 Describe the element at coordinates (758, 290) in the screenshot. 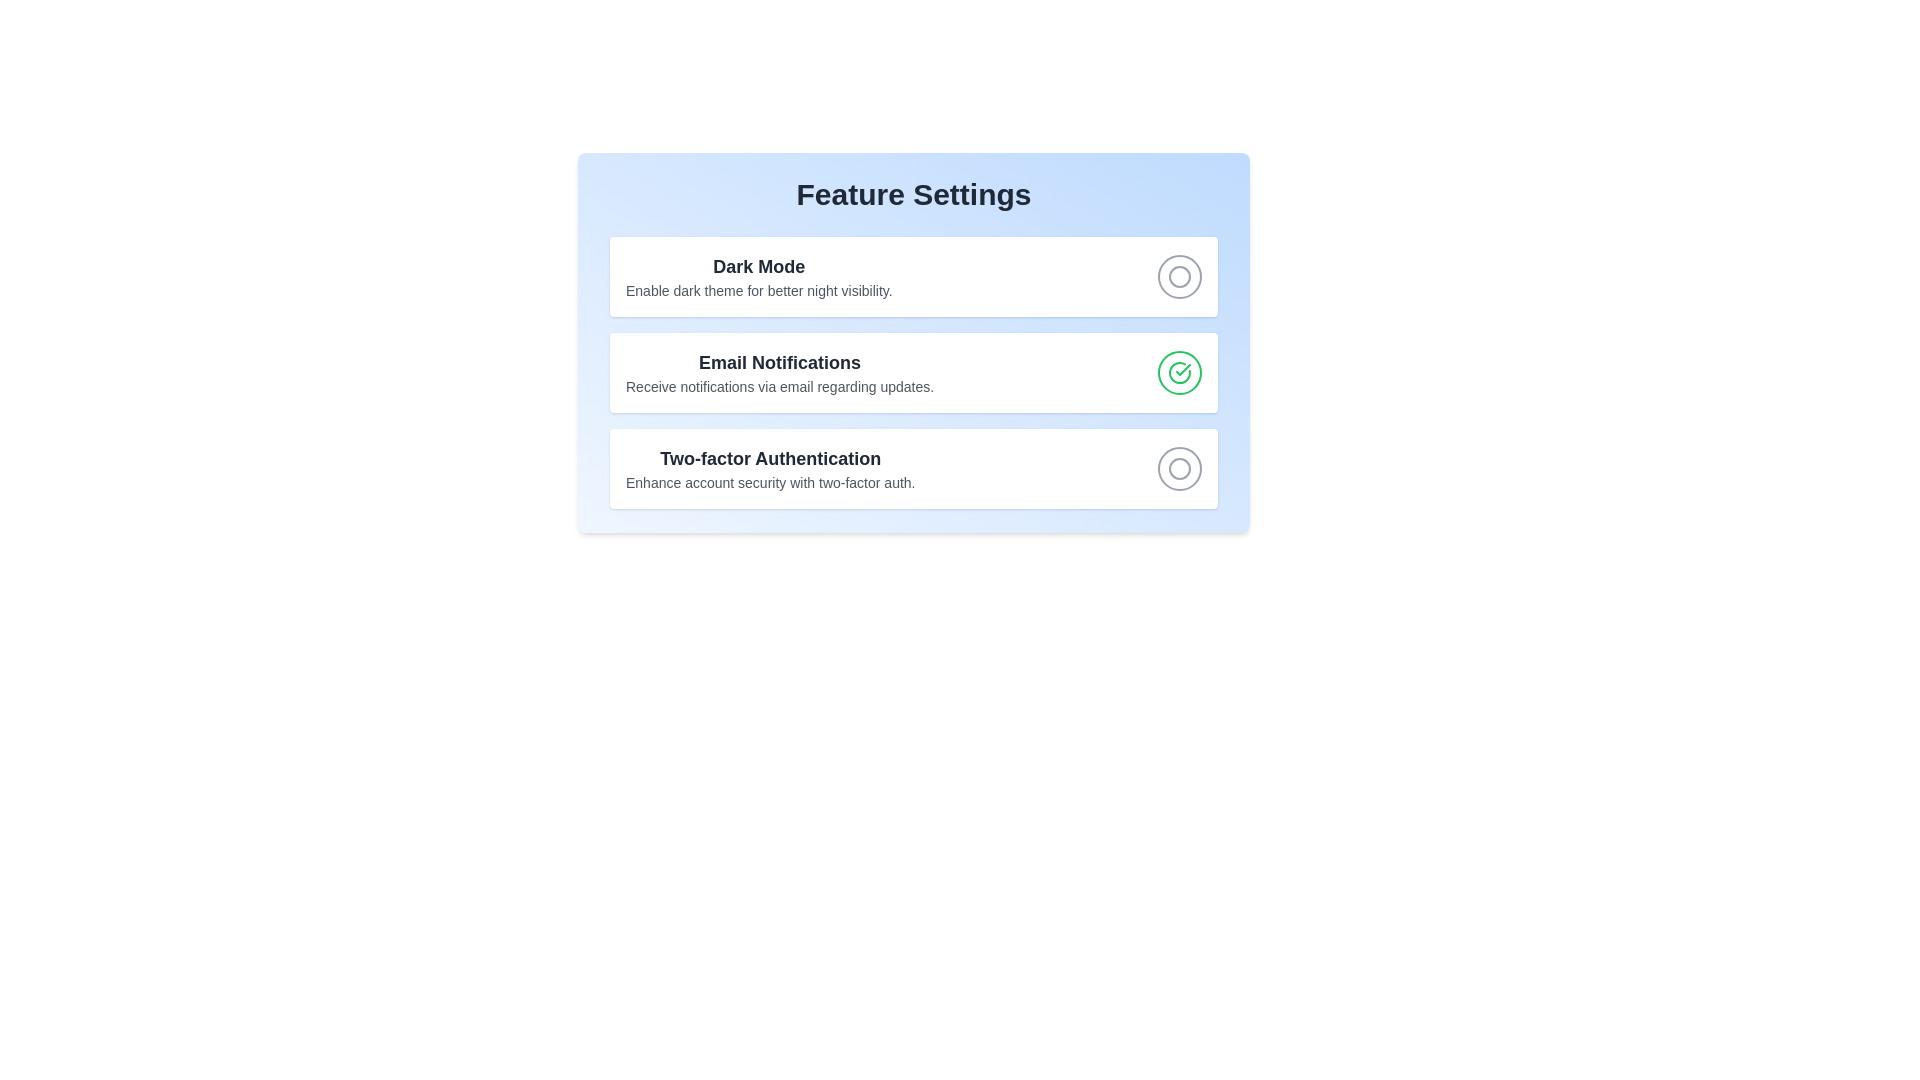

I see `the static text providing supplementary information for the 'Dark Mode' feature, located below the title 'Dark Mode' in the settings panel` at that location.